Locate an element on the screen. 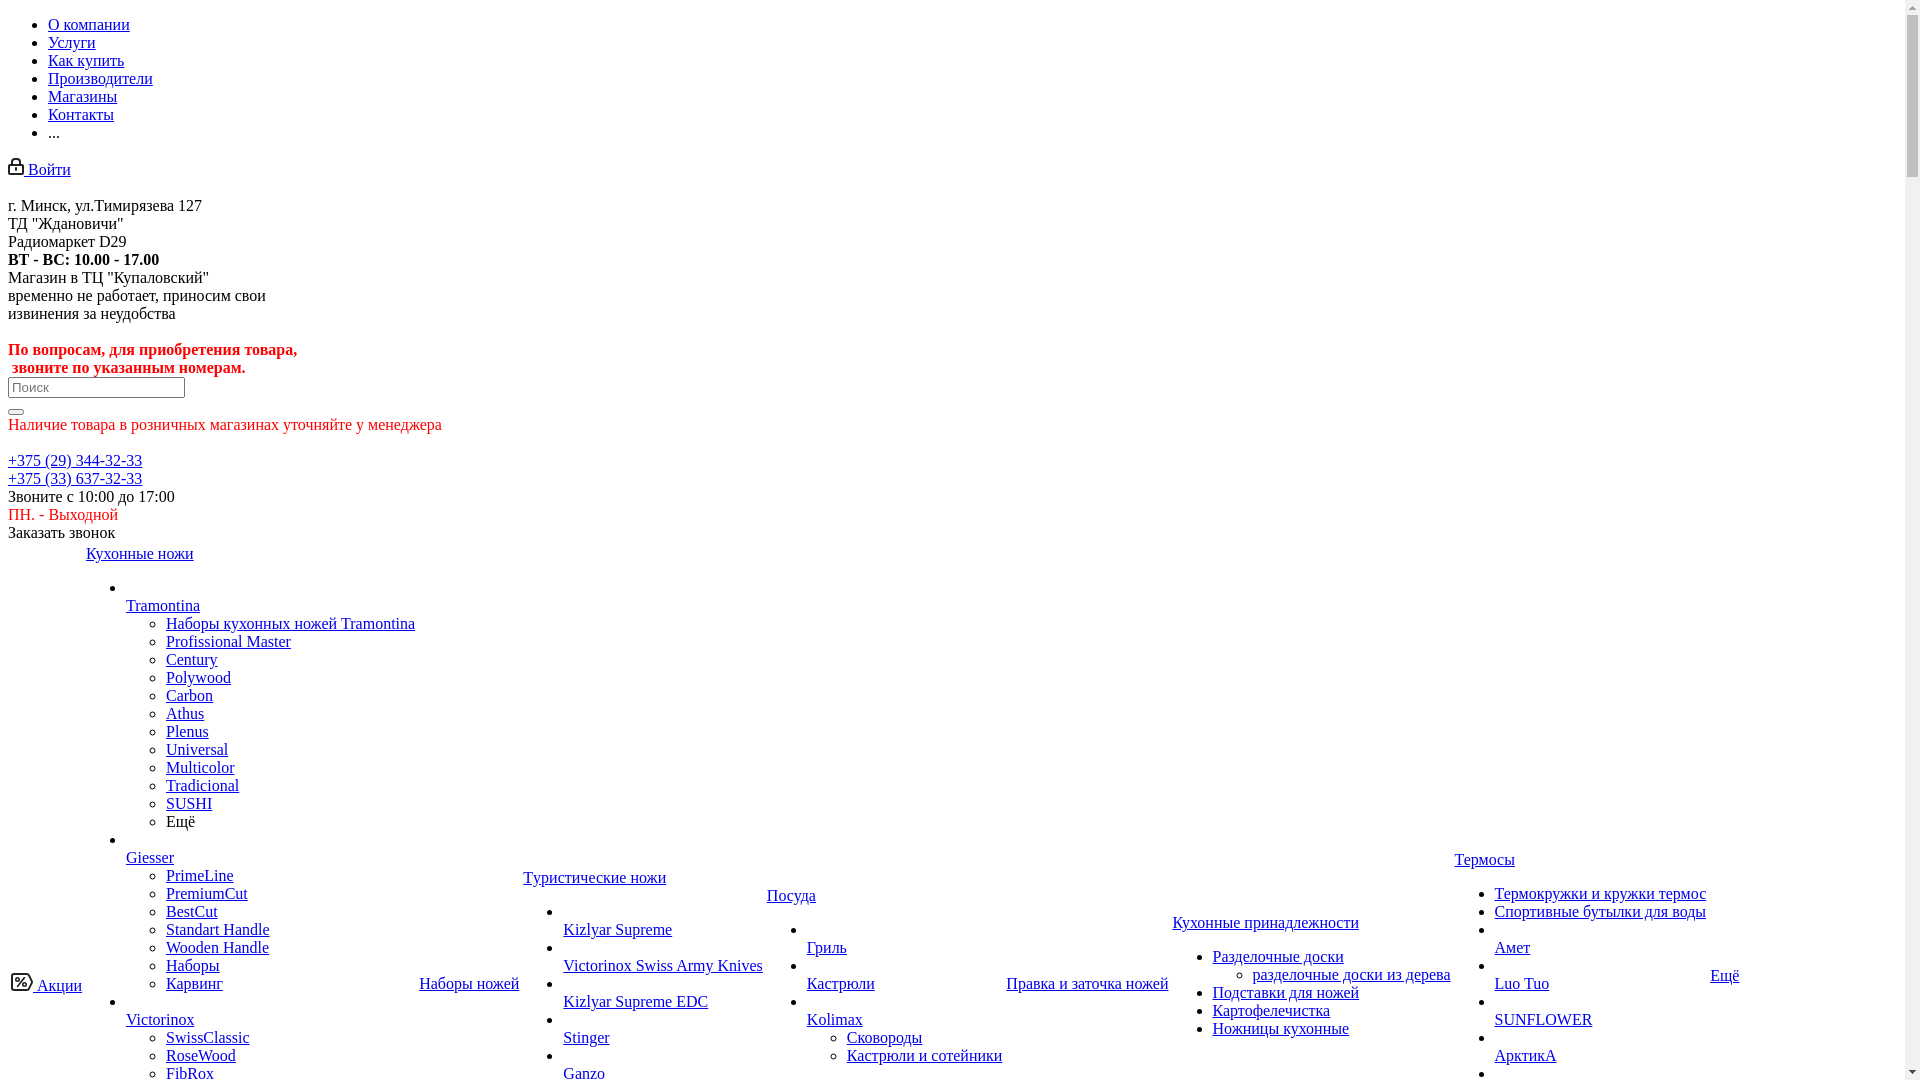 Image resolution: width=1920 pixels, height=1080 pixels. 'Wooden Handle' is located at coordinates (217, 946).